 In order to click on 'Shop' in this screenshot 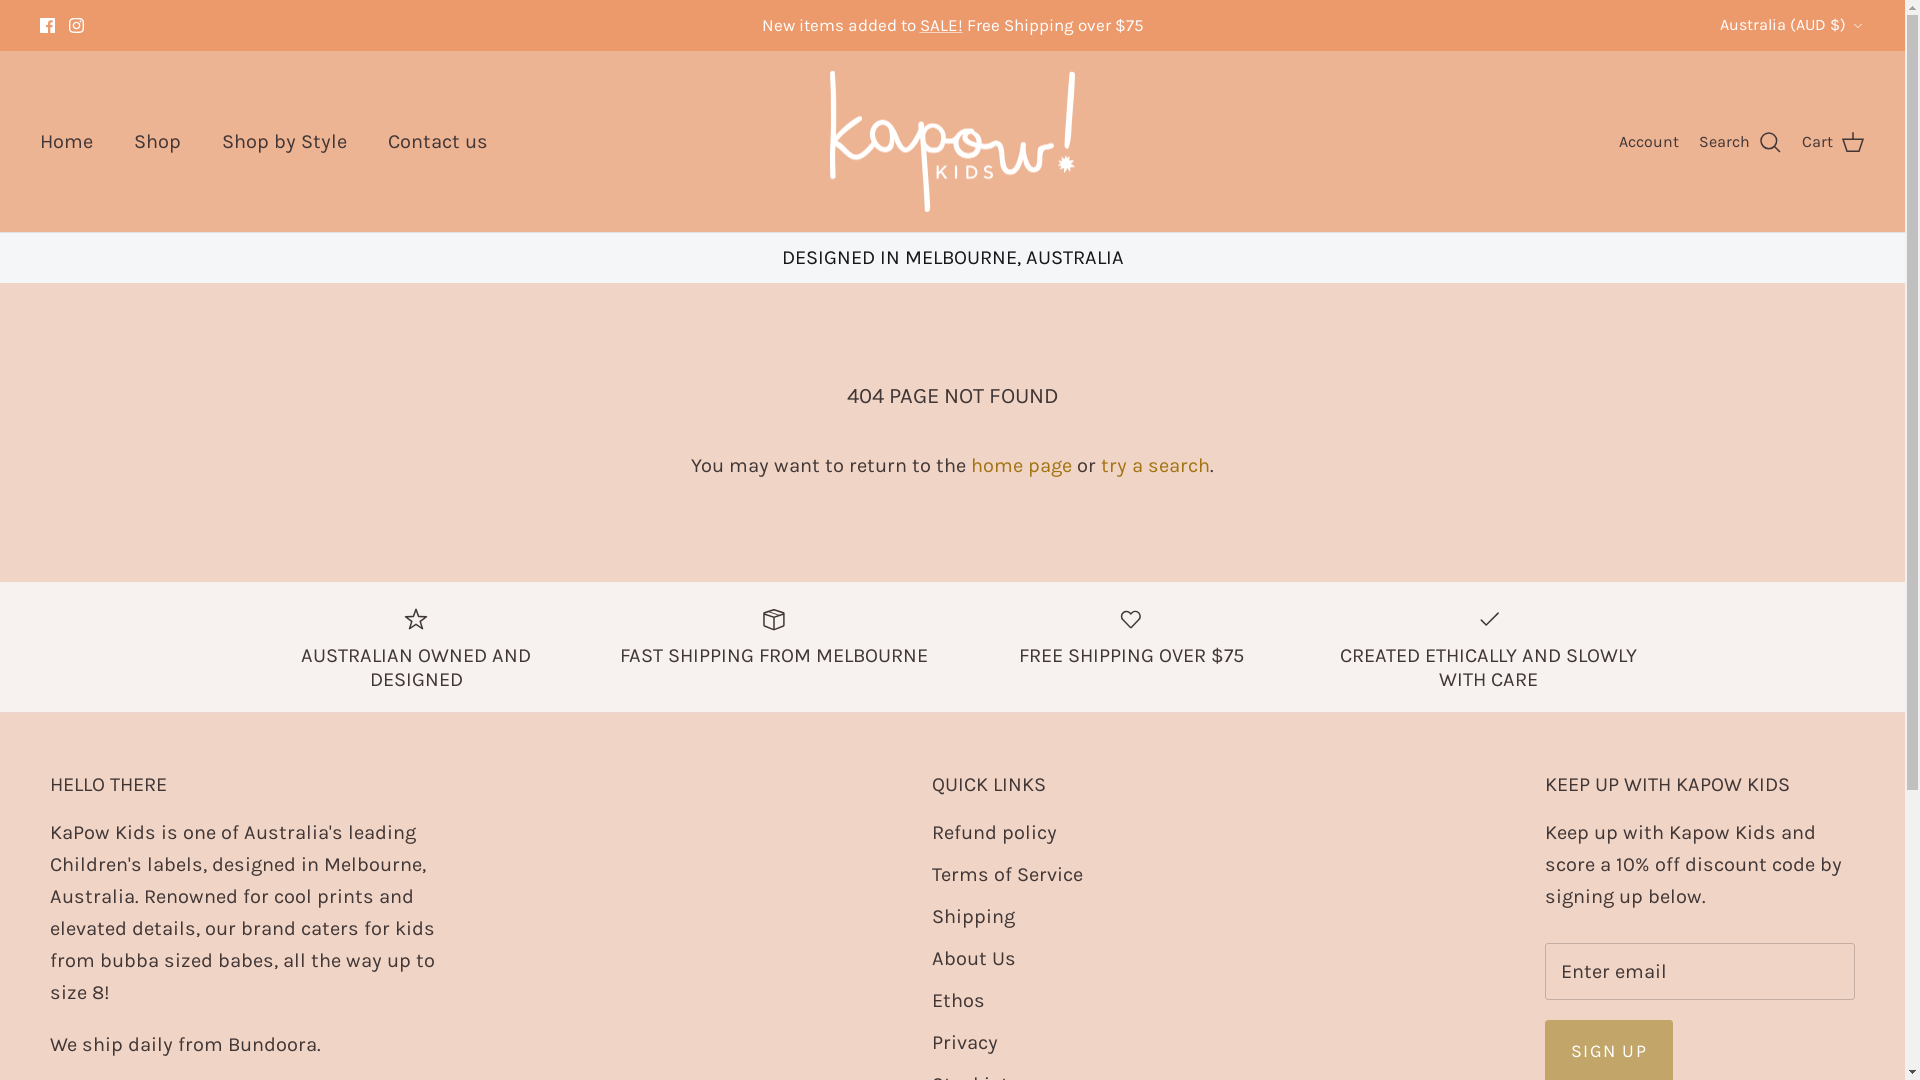, I will do `click(156, 141)`.